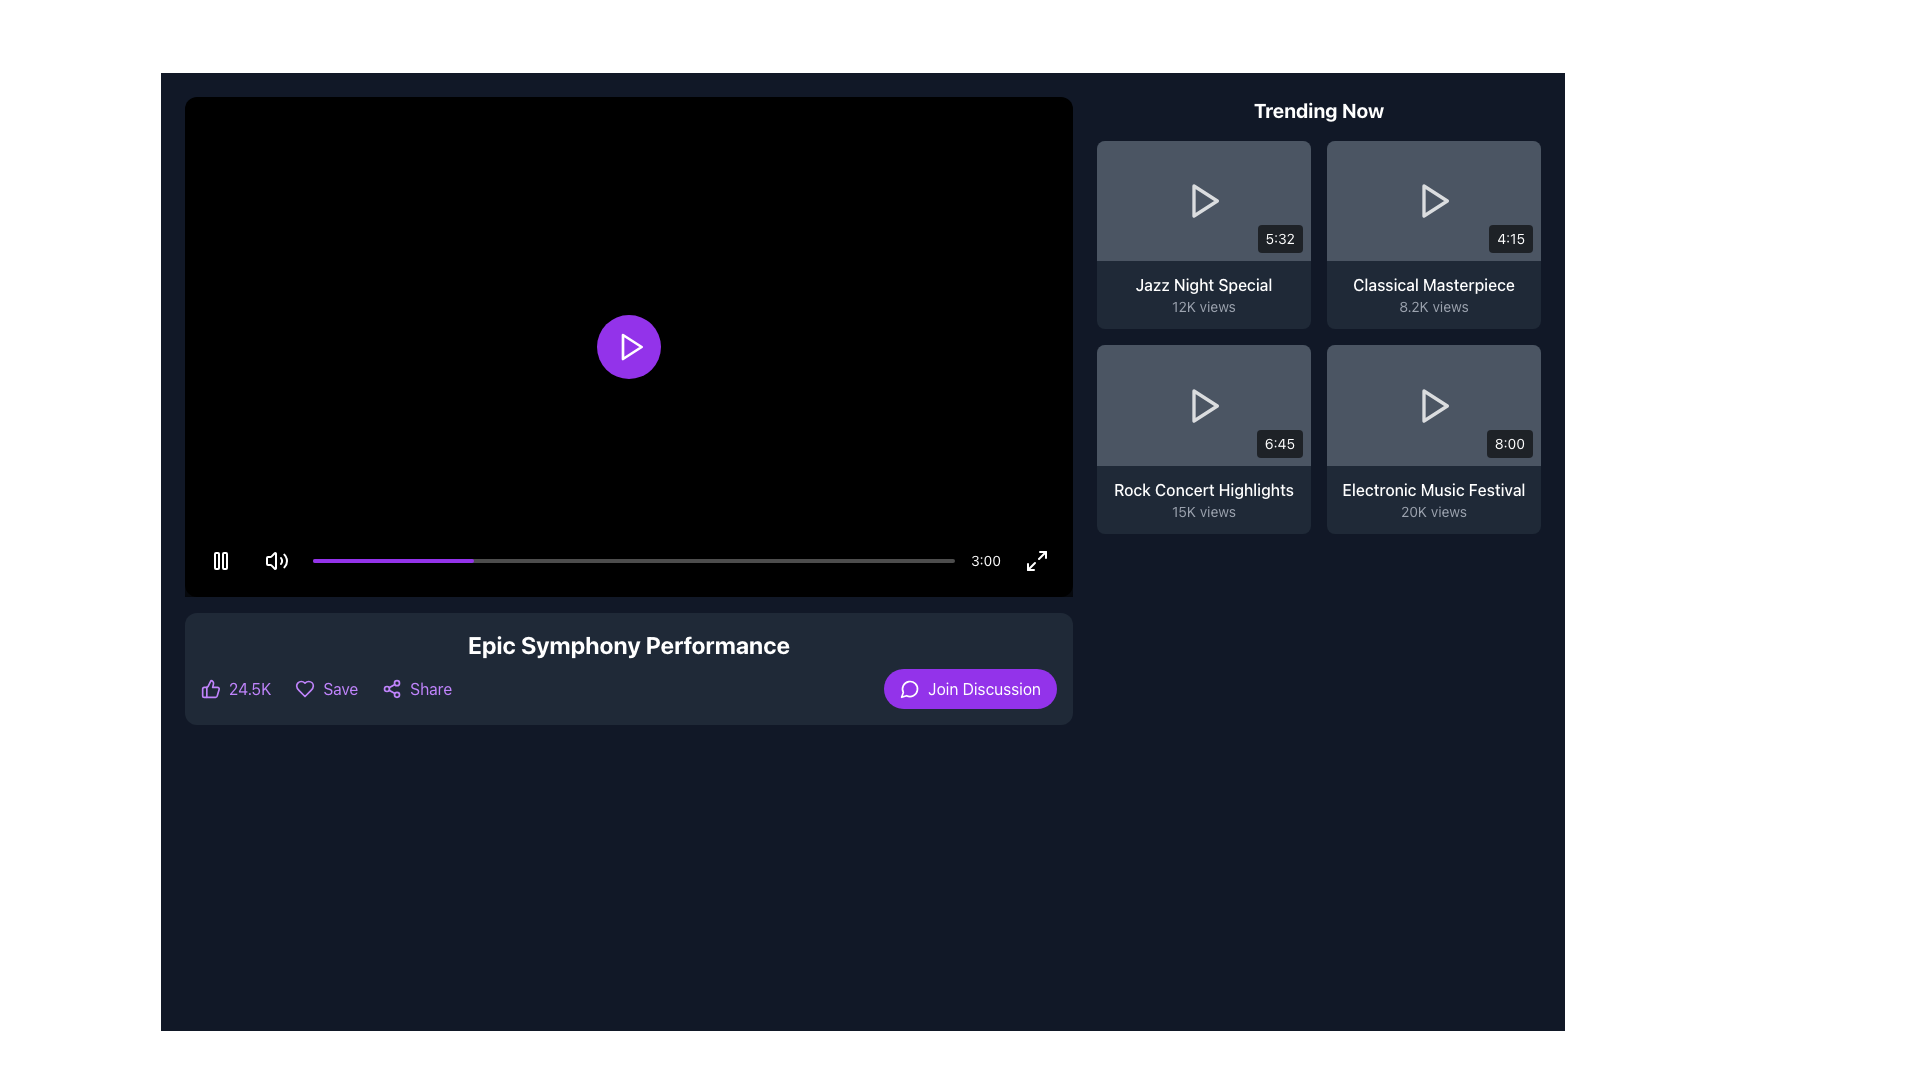  Describe the element at coordinates (1203, 497) in the screenshot. I see `the Informational text block displaying the video titled 'Rock Concert Highlights'` at that location.